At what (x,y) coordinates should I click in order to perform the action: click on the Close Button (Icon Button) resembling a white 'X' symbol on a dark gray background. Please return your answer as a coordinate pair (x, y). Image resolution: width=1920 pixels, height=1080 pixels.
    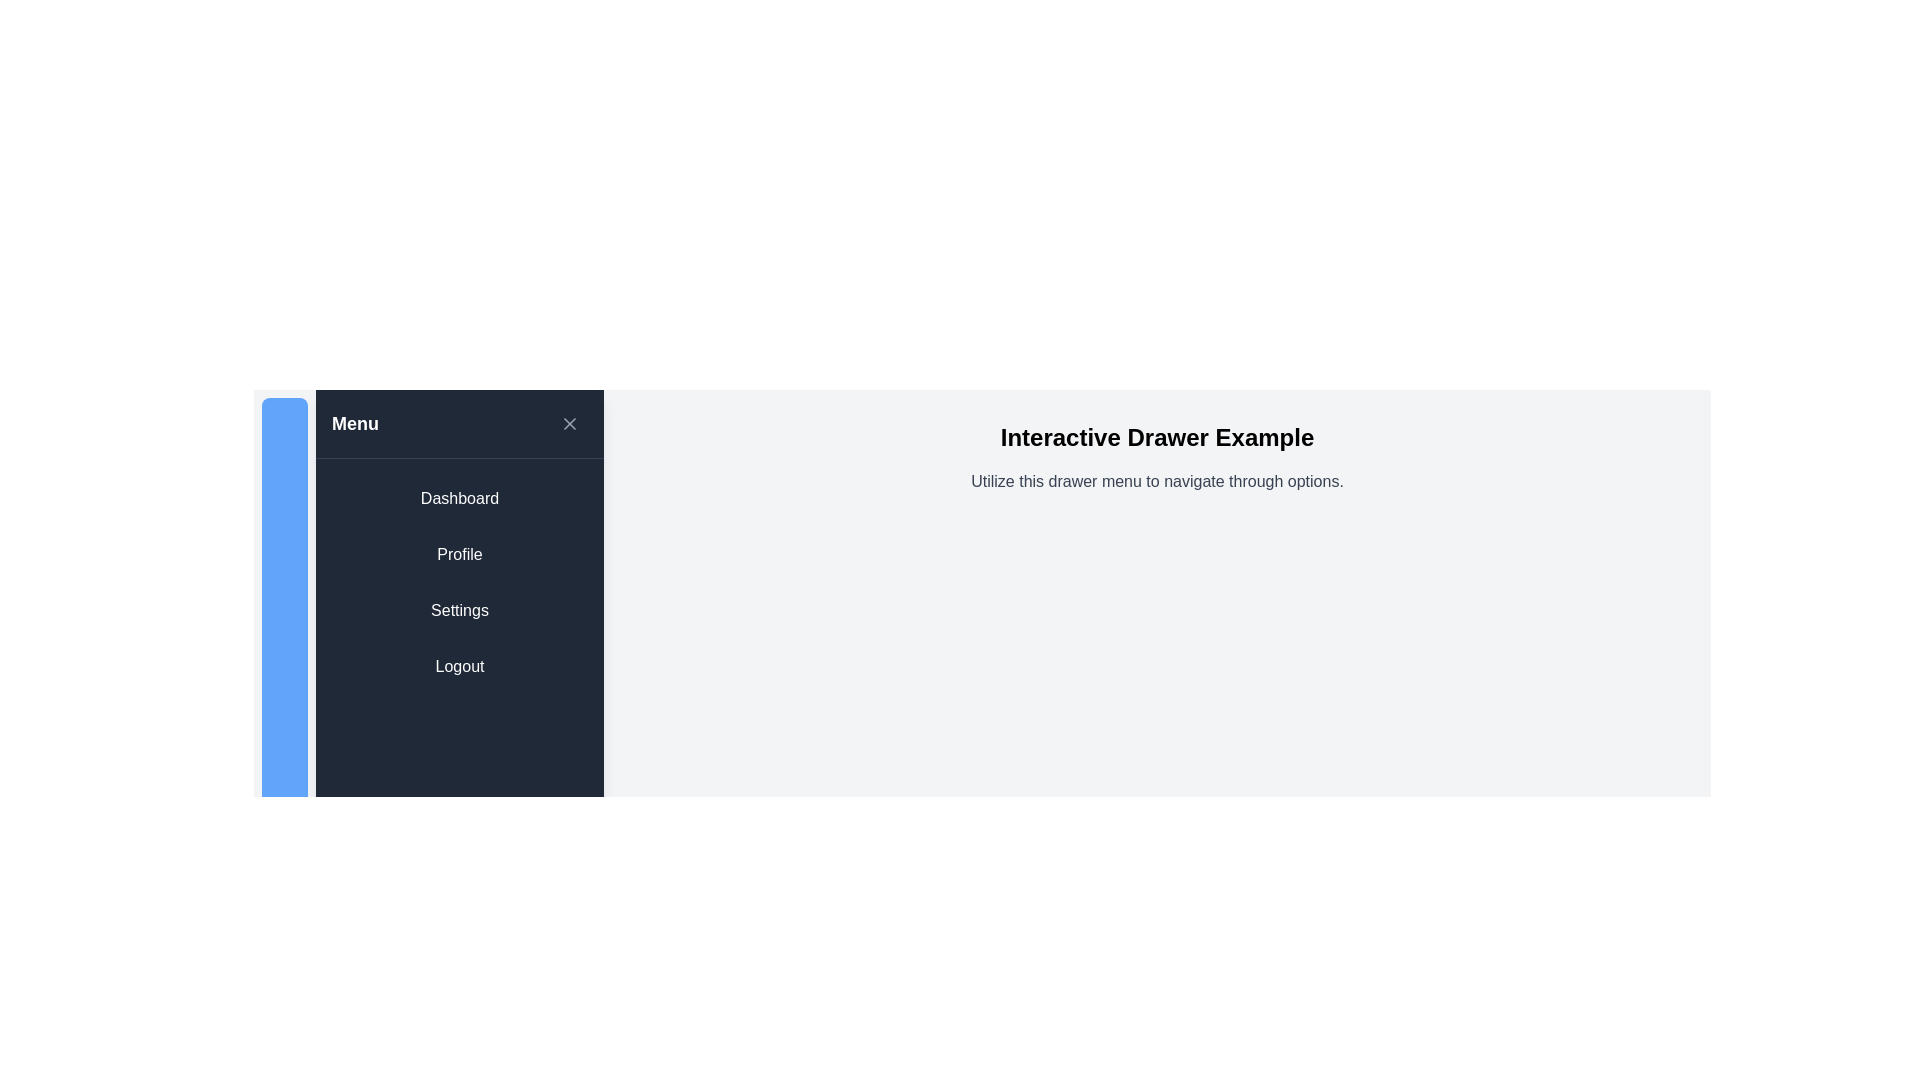
    Looking at the image, I should click on (569, 423).